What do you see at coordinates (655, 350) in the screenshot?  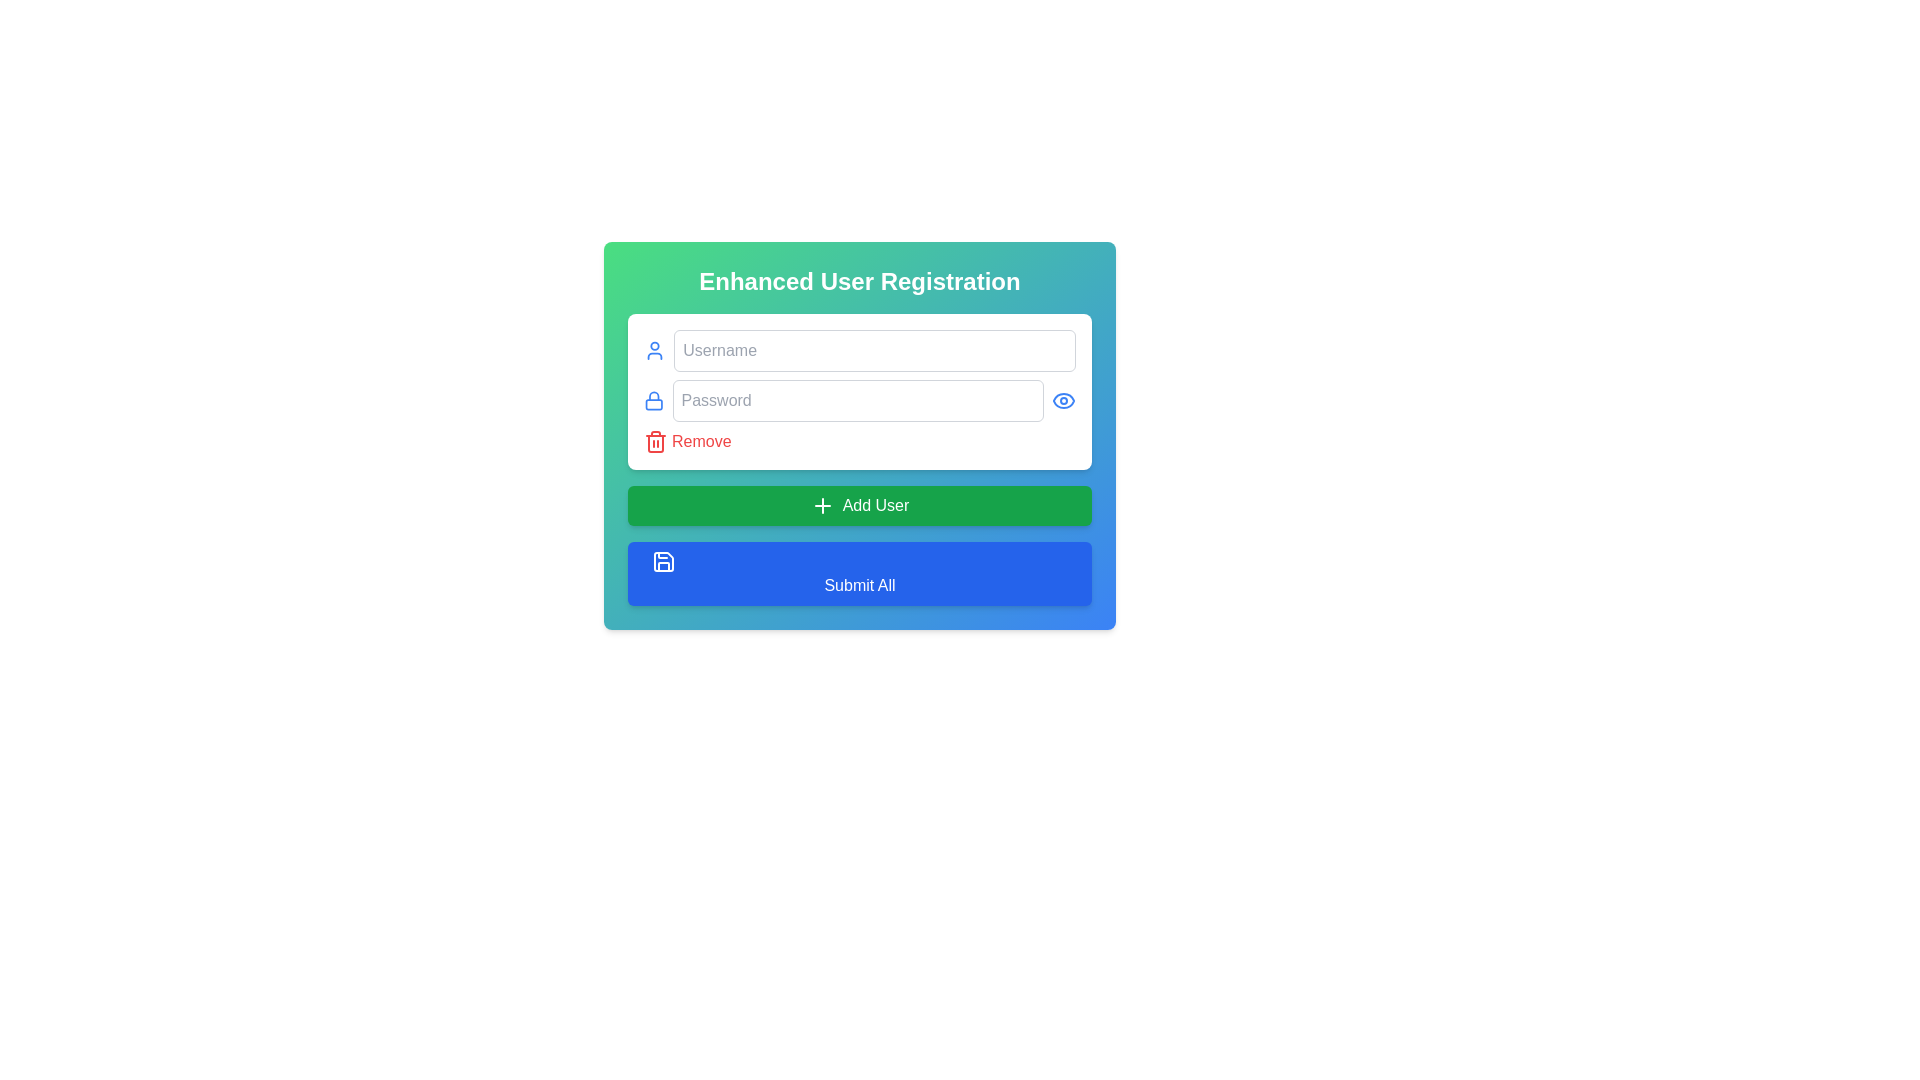 I see `the user account profile icon located at the left end of the horizontal arrangement, next to the username input field` at bounding box center [655, 350].